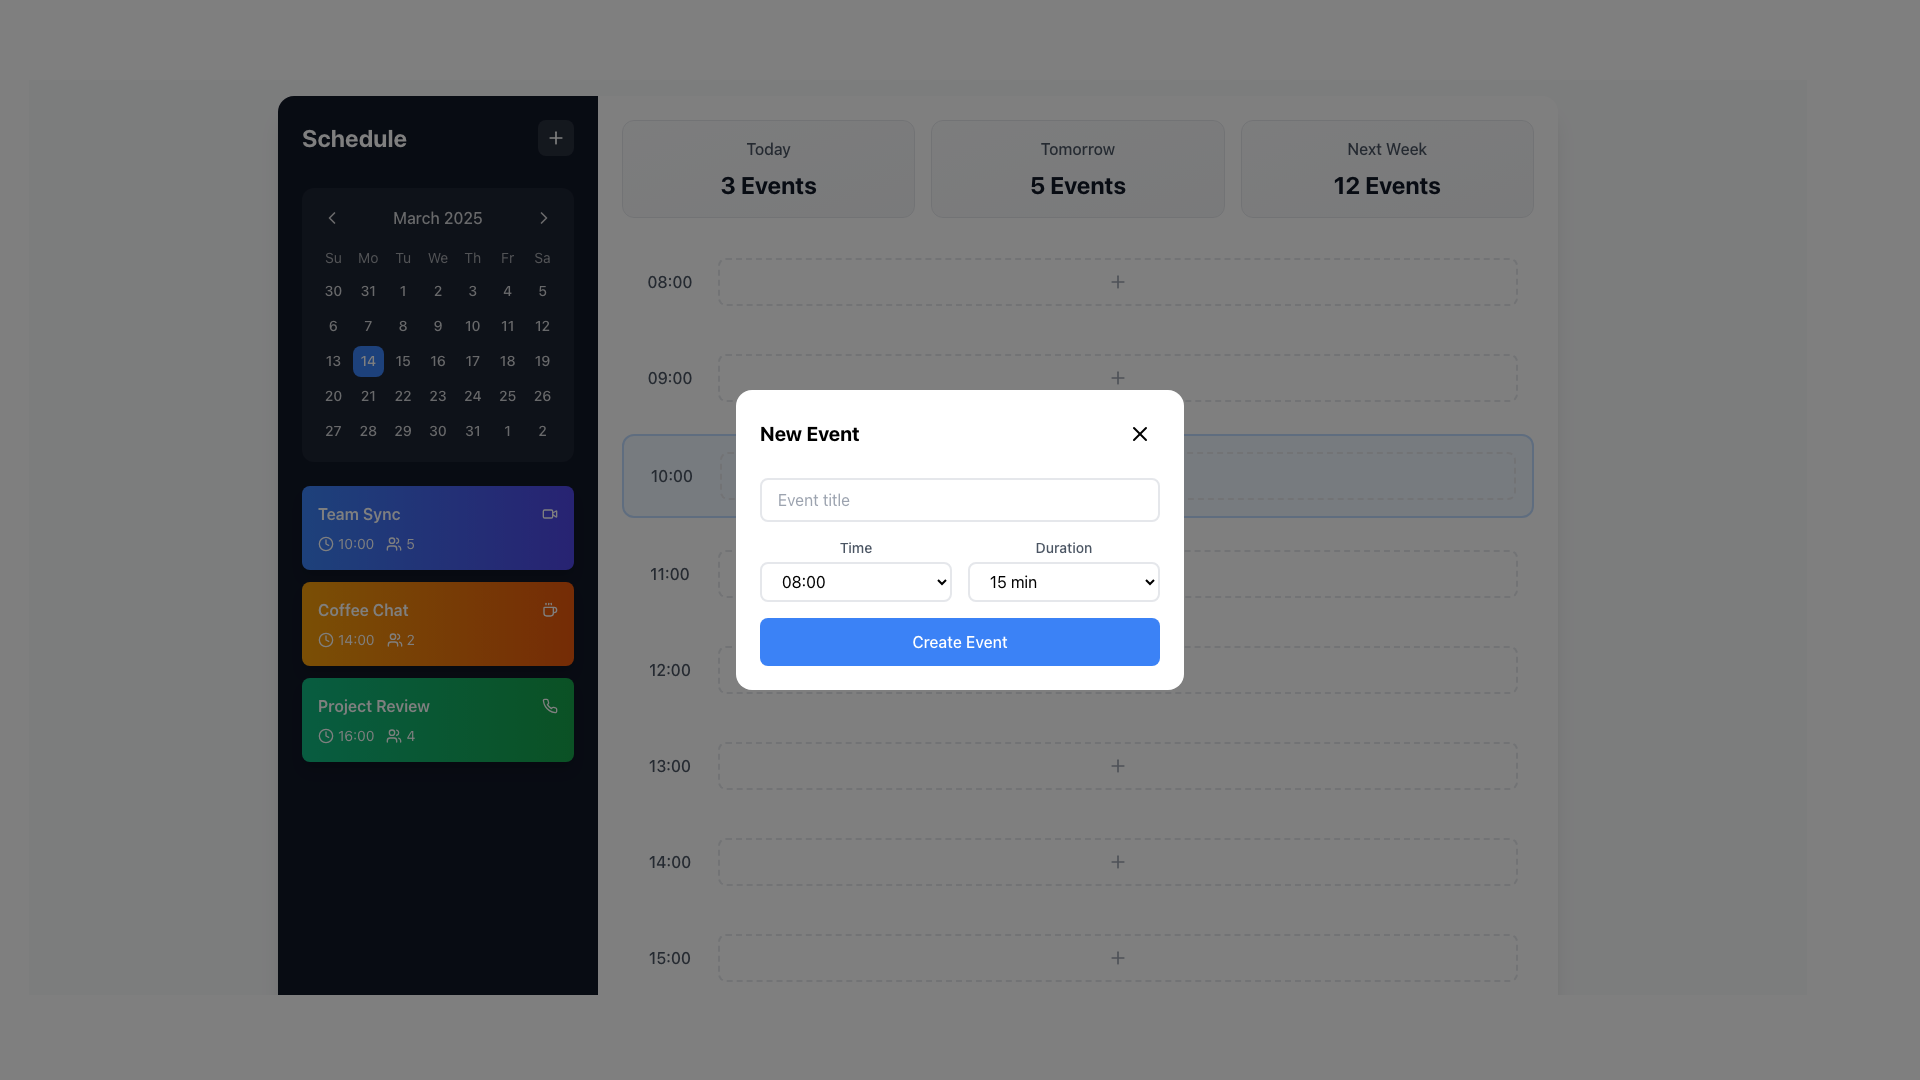 The width and height of the screenshot is (1920, 1080). What do you see at coordinates (507, 325) in the screenshot?
I see `the button representing the date '11' in the calendar grid` at bounding box center [507, 325].